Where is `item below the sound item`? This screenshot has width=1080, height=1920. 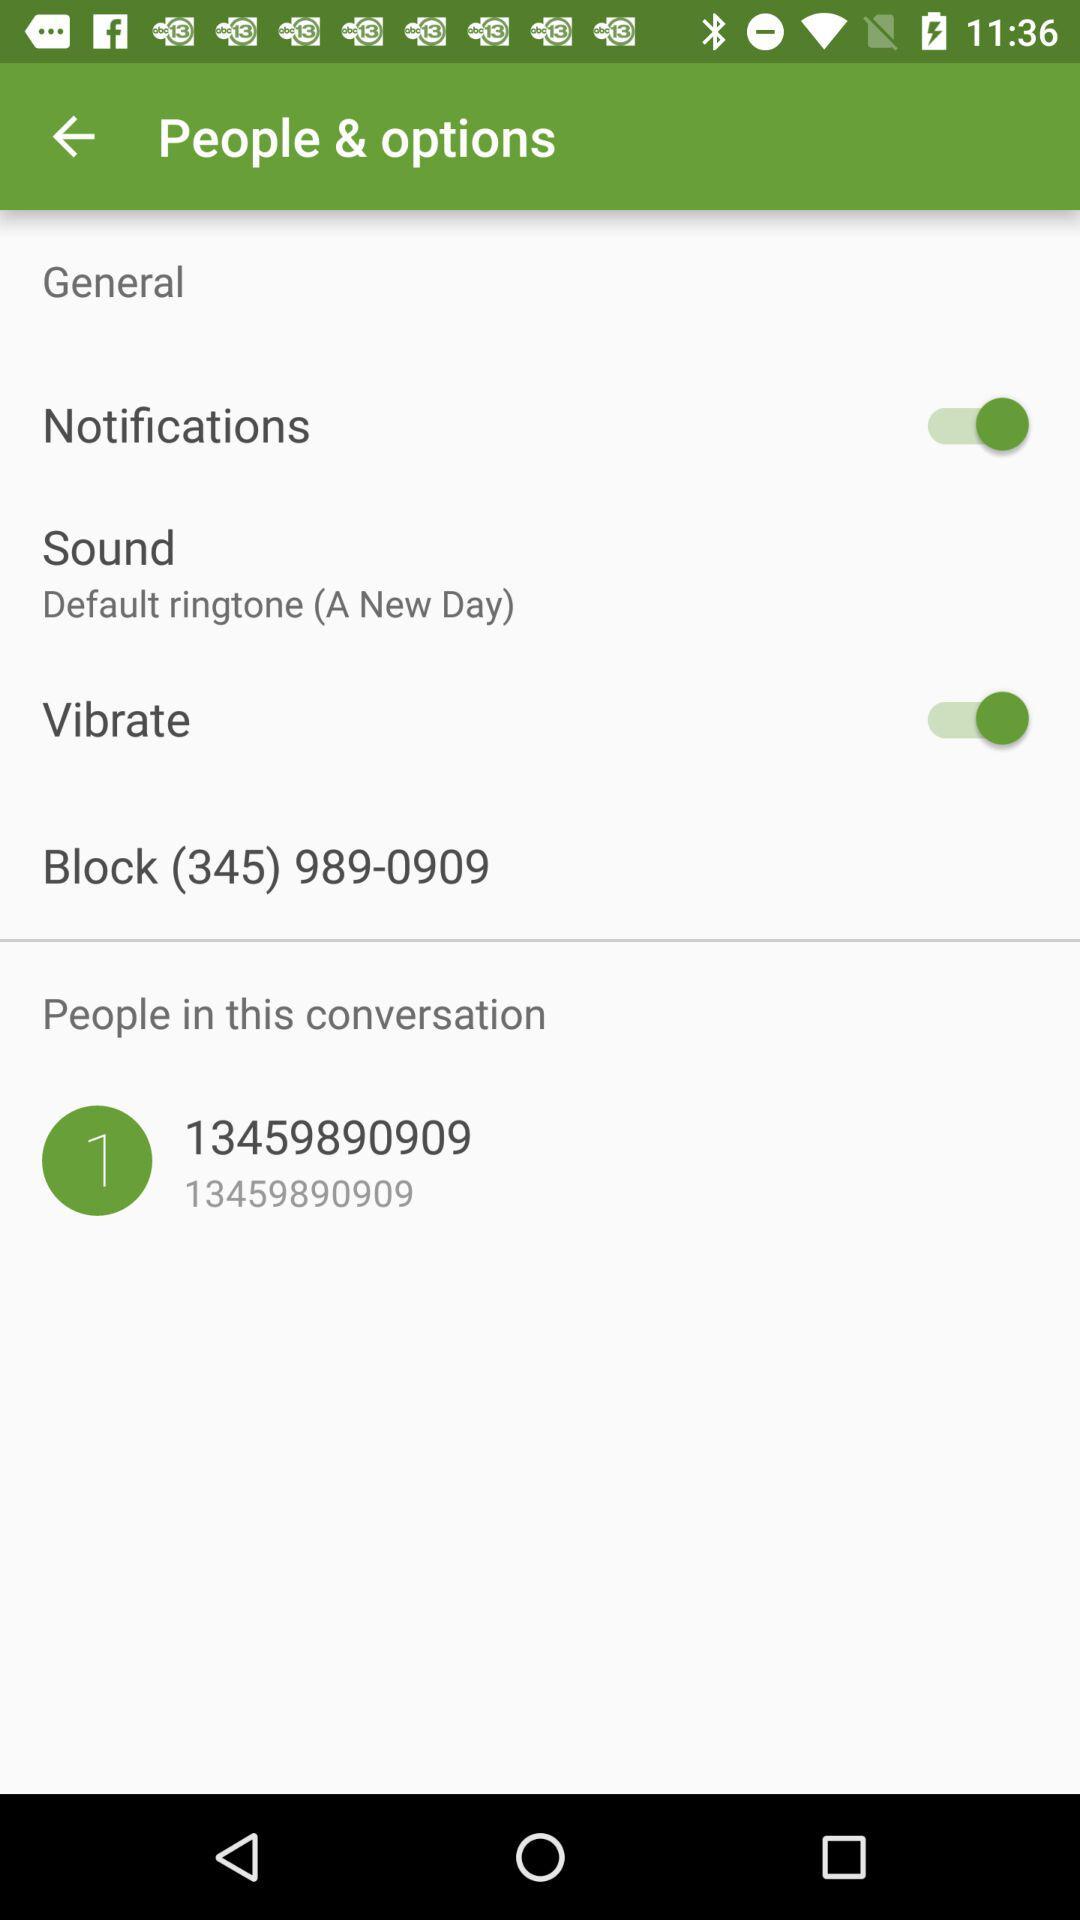
item below the sound item is located at coordinates (540, 602).